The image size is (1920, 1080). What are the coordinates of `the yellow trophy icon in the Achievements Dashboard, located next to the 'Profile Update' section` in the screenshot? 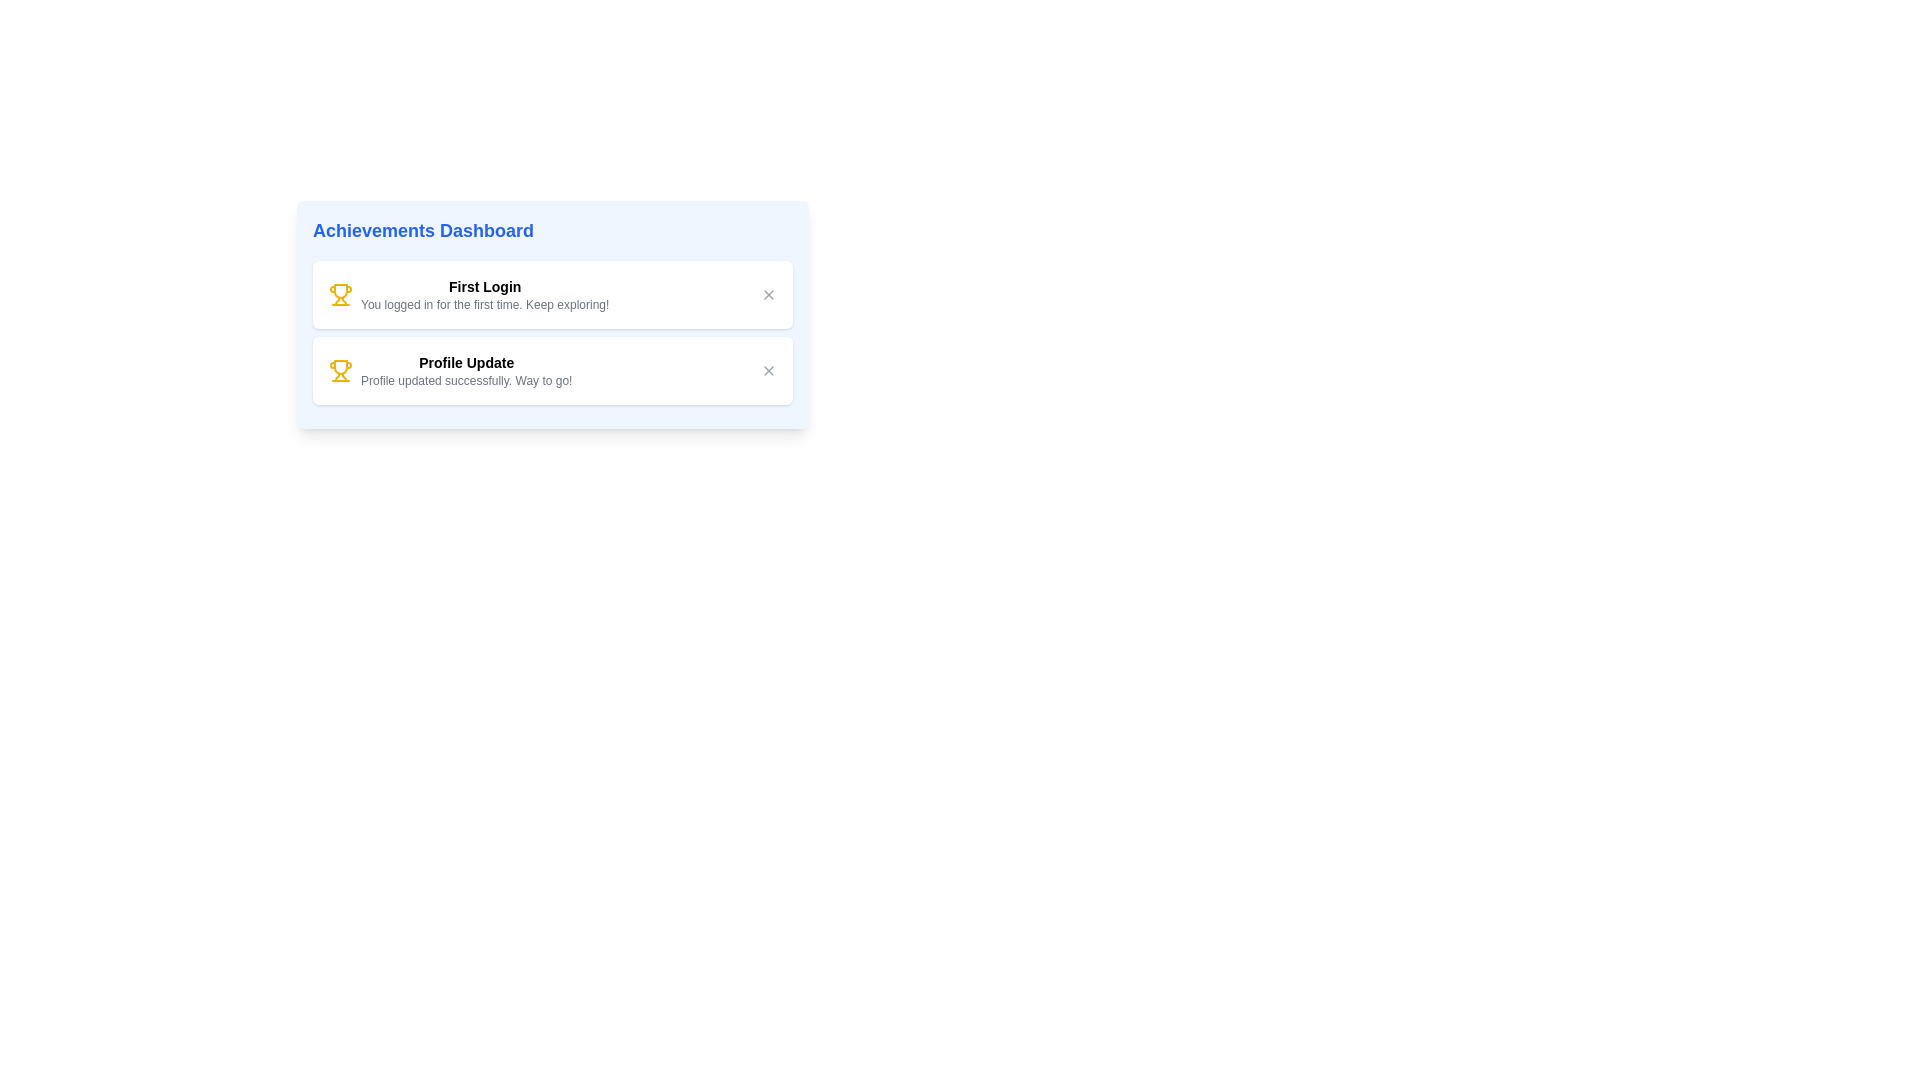 It's located at (340, 294).